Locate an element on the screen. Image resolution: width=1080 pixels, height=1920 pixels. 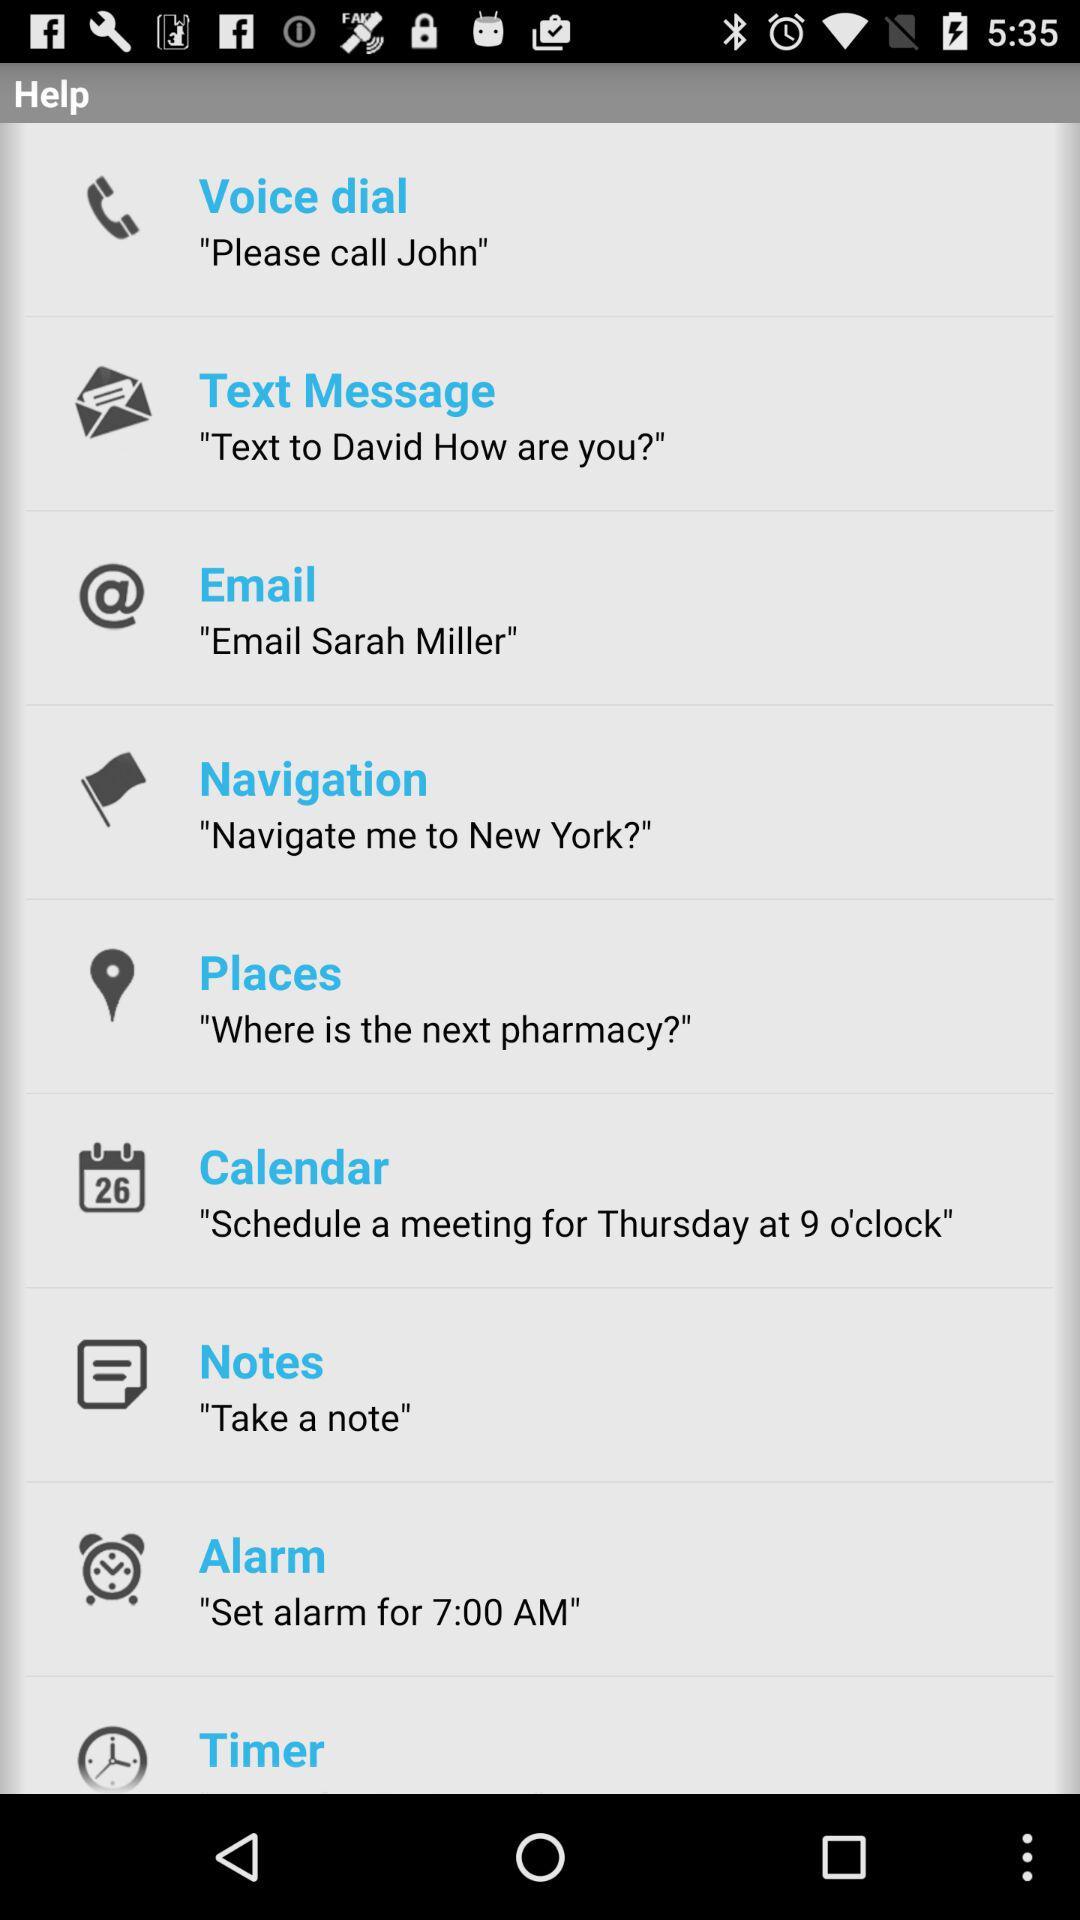
navigate me to is located at coordinates (424, 834).